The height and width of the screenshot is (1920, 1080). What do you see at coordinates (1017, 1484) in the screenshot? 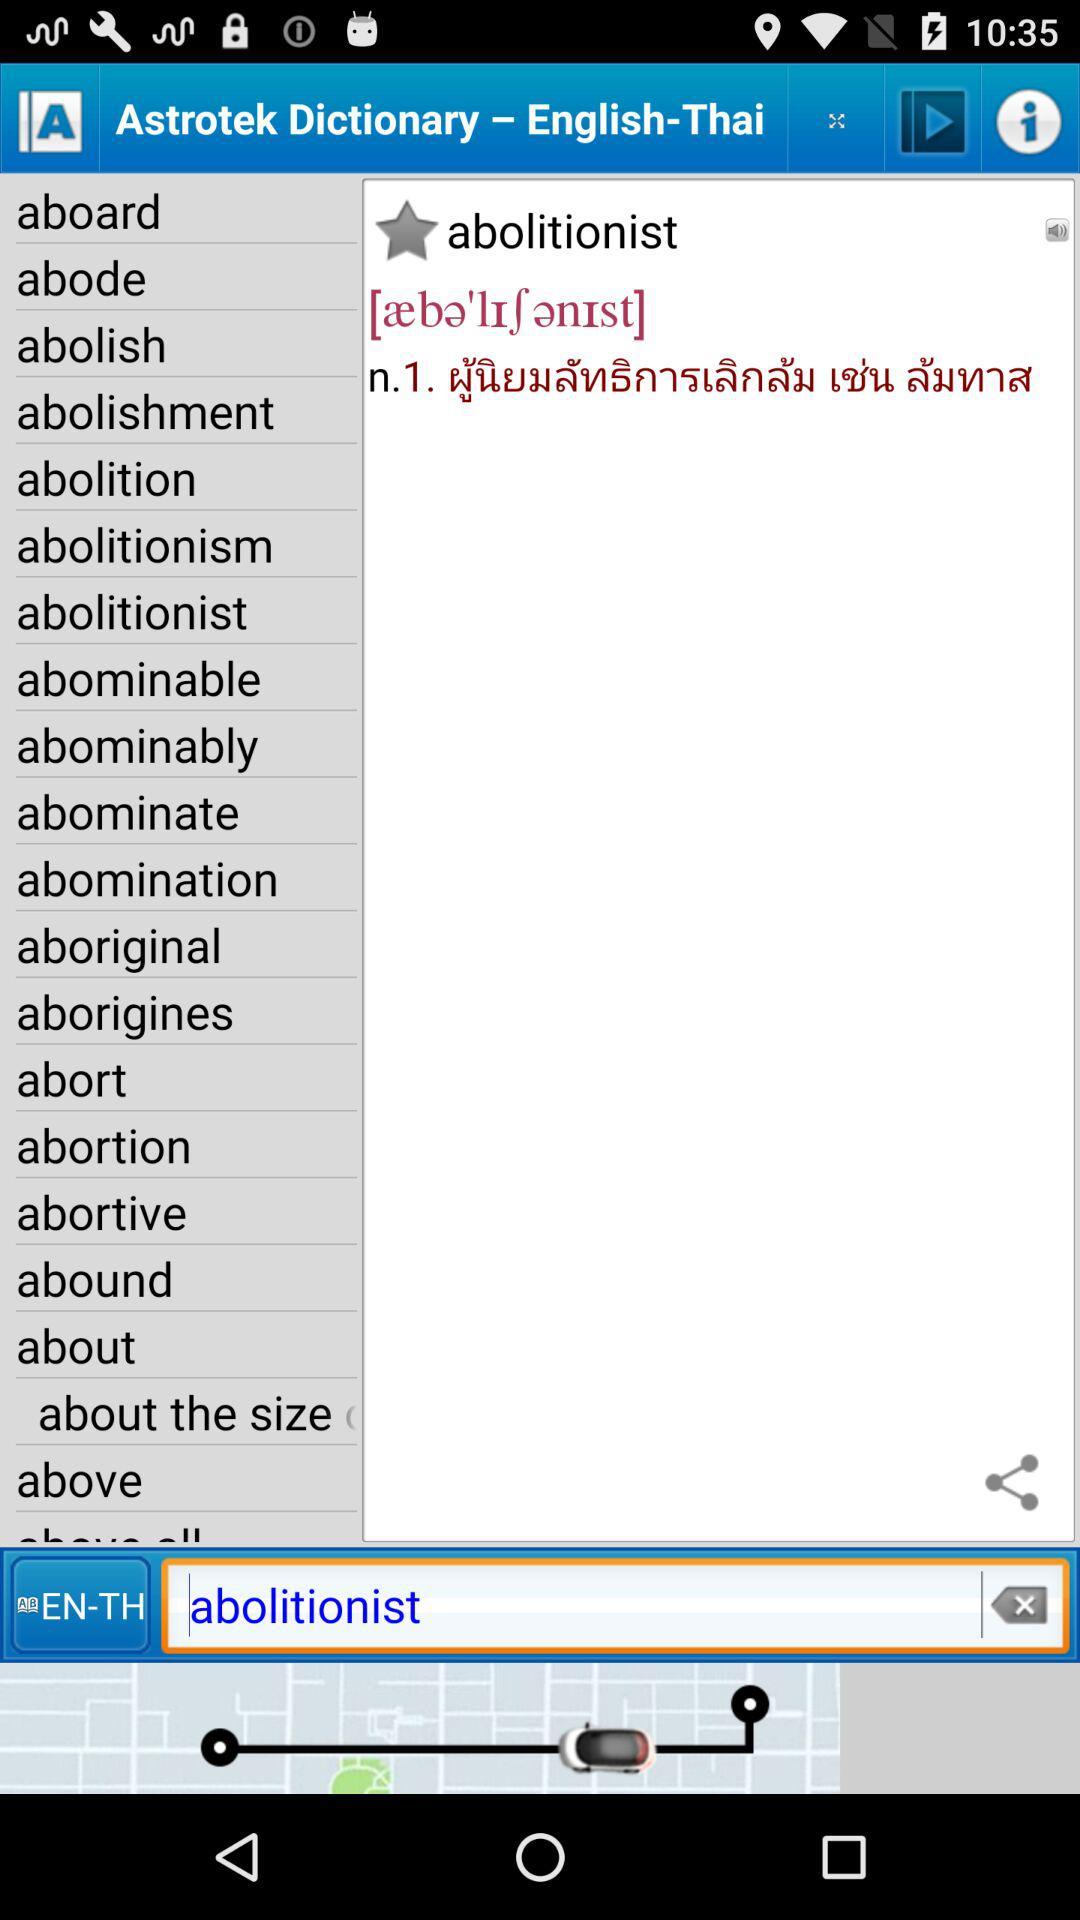
I see `the icon to the right of the about the size` at bounding box center [1017, 1484].